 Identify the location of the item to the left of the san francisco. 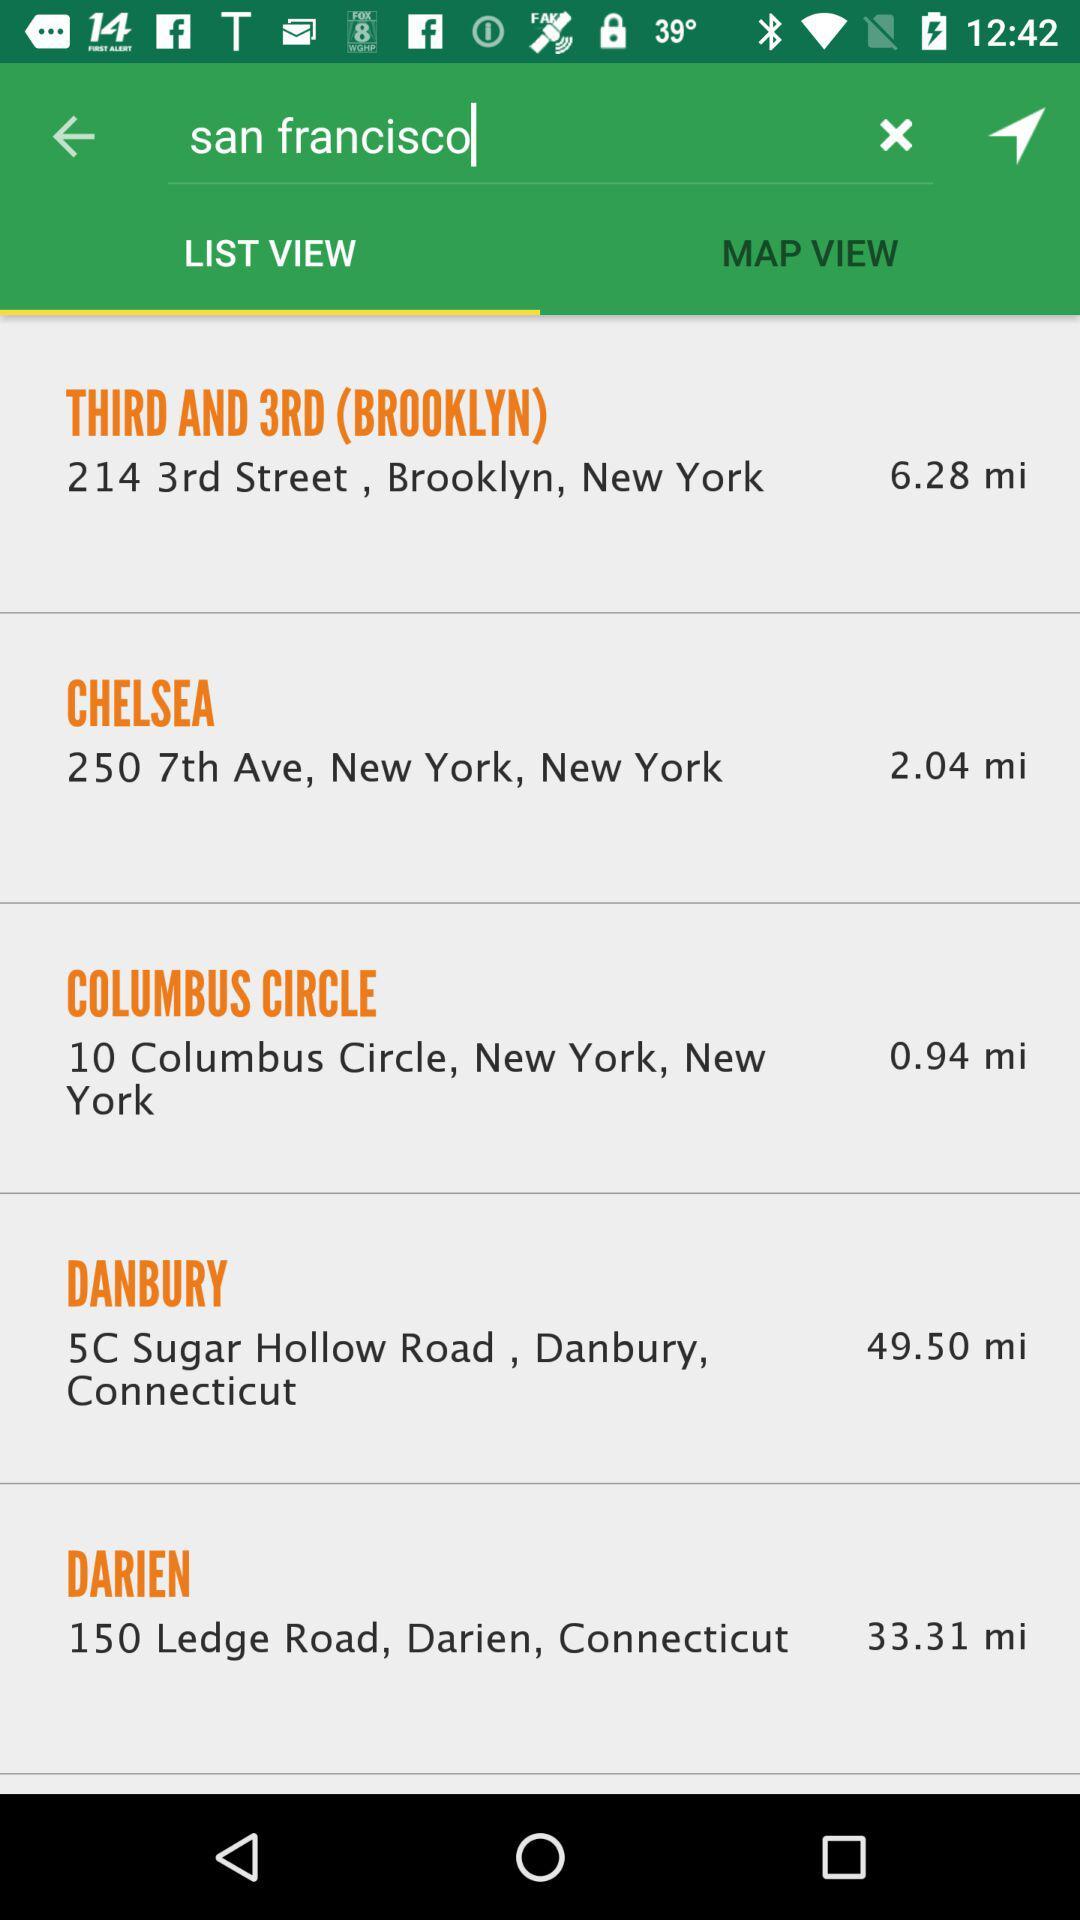
(72, 135).